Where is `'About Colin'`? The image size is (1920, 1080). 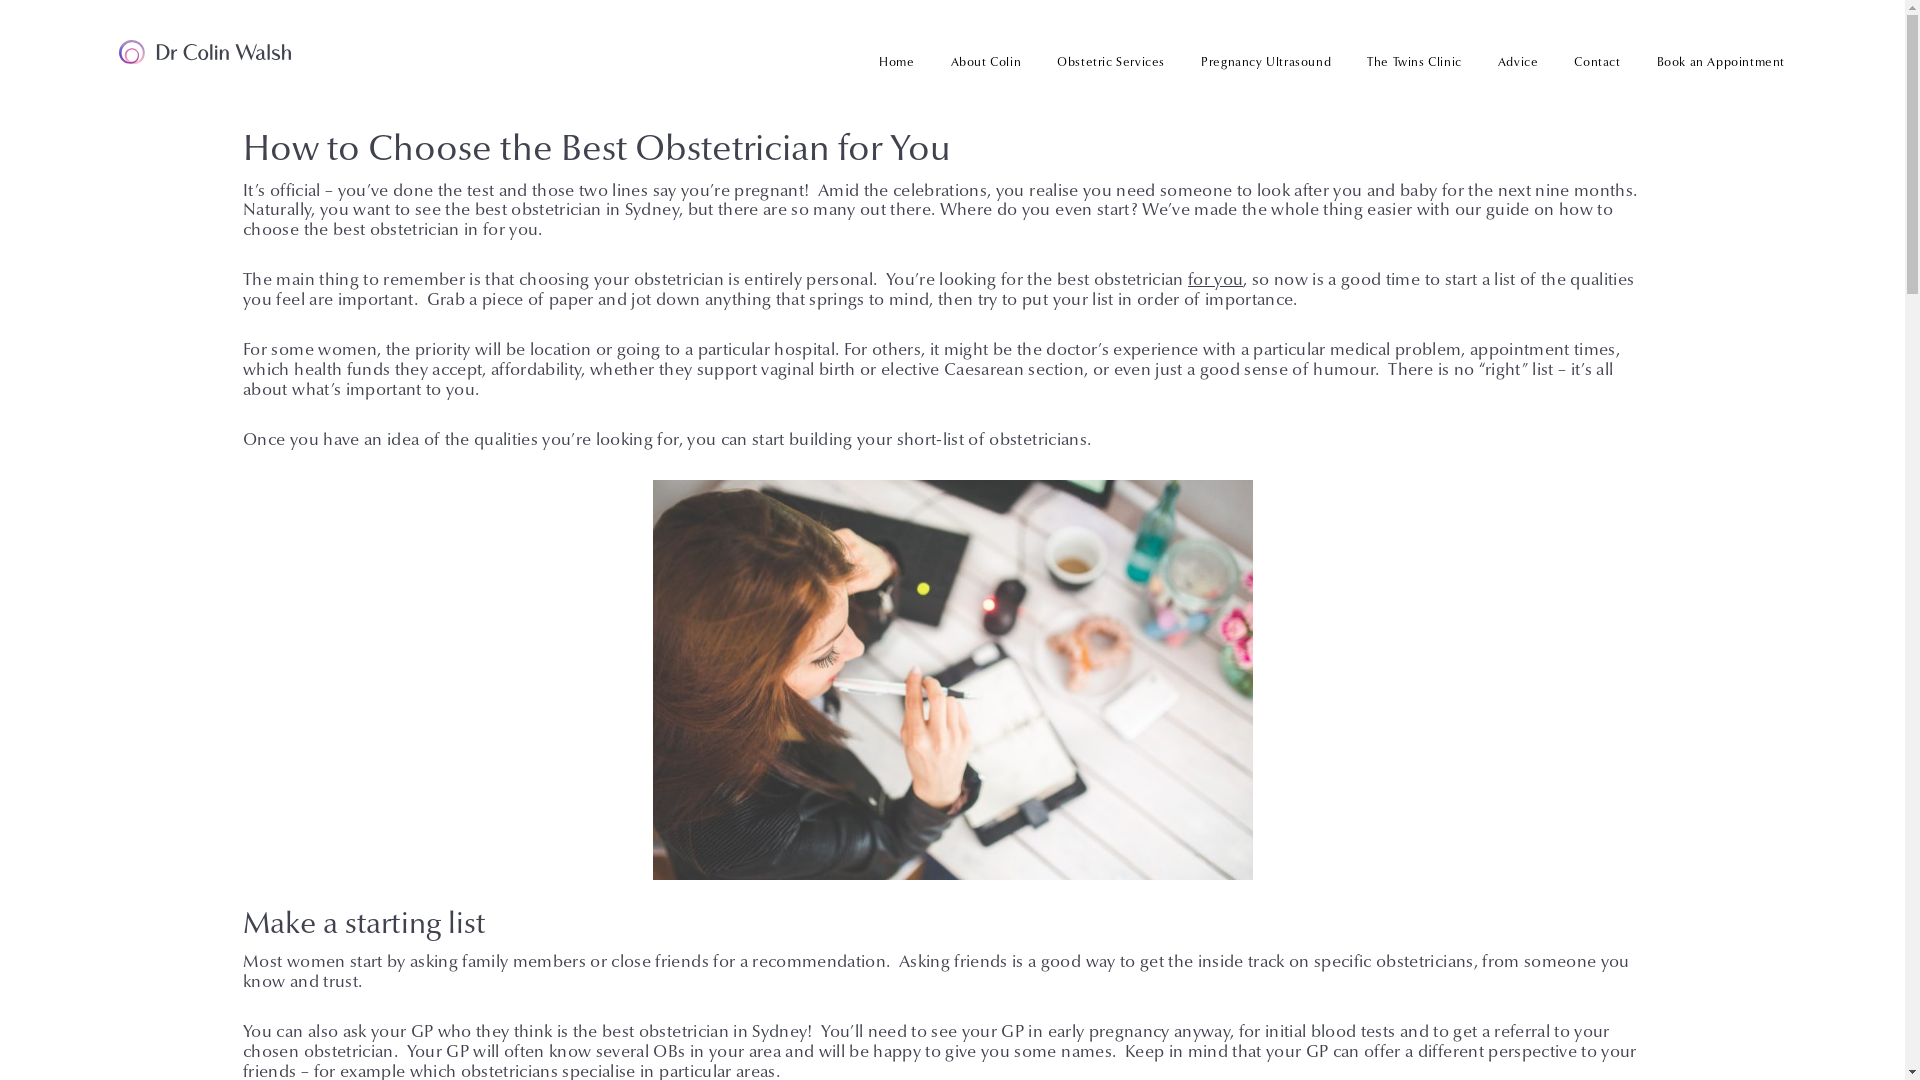 'About Colin' is located at coordinates (986, 61).